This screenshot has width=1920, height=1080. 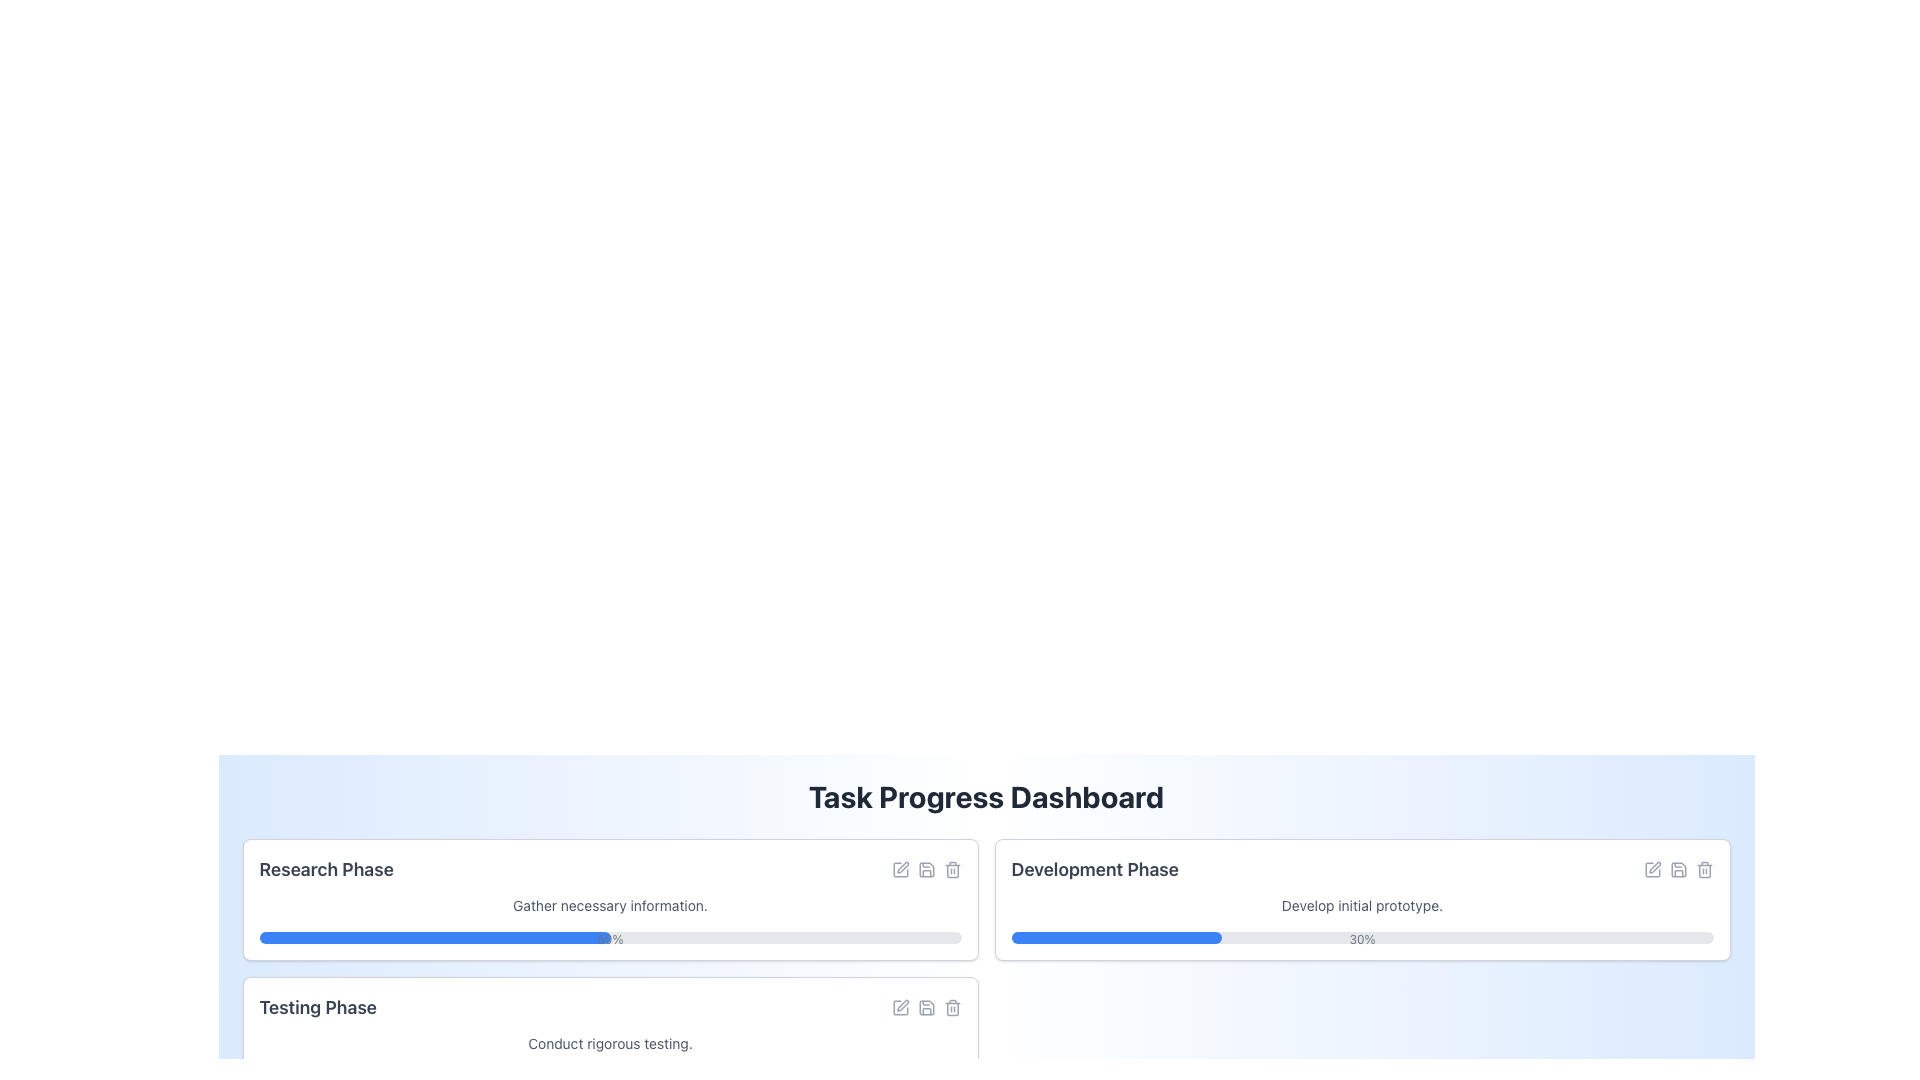 What do you see at coordinates (901, 866) in the screenshot?
I see `the edit icon button located at the top right corner of the 'Research Phase' card to initiate the edit action` at bounding box center [901, 866].